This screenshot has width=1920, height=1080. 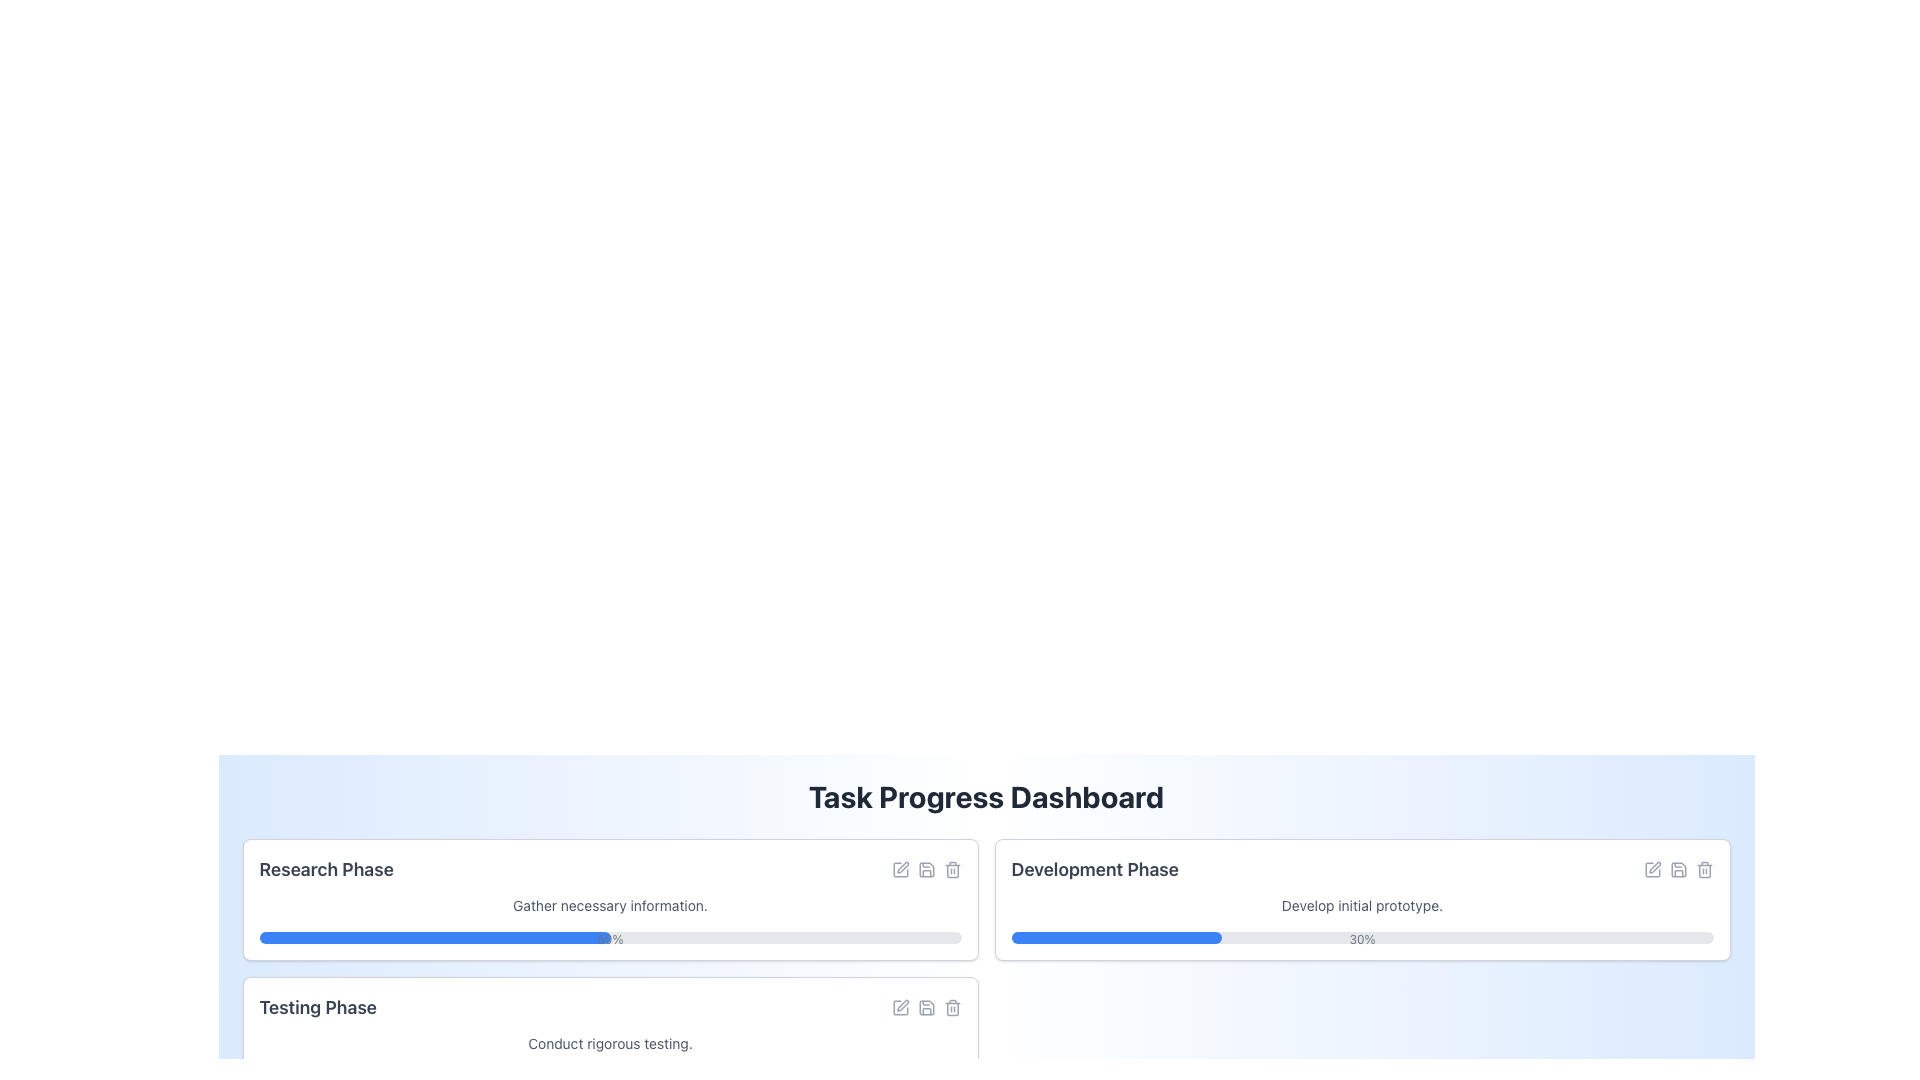 What do you see at coordinates (901, 866) in the screenshot?
I see `the edit icon button located at the top right corner of the 'Research Phase' card to initiate the edit action` at bounding box center [901, 866].